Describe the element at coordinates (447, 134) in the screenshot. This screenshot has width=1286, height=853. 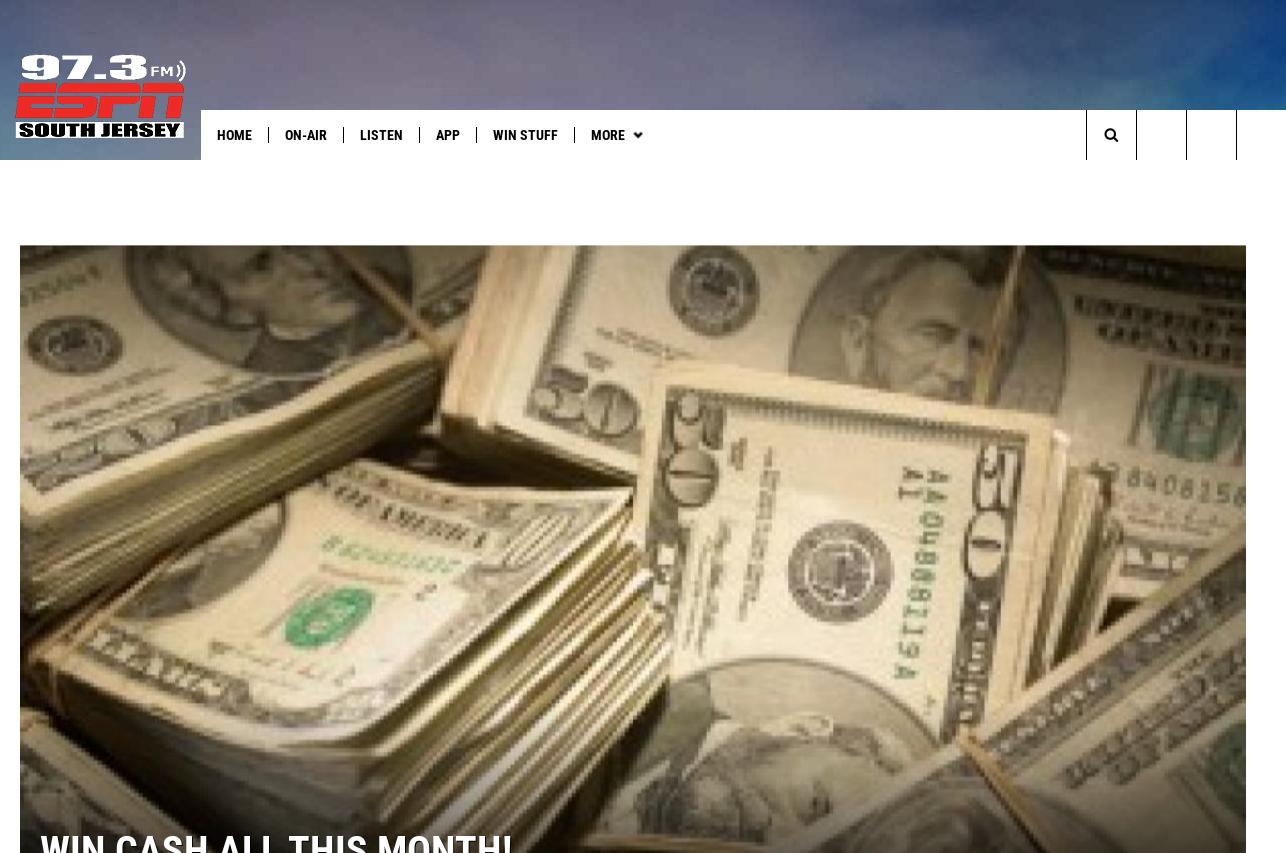
I see `'App'` at that location.